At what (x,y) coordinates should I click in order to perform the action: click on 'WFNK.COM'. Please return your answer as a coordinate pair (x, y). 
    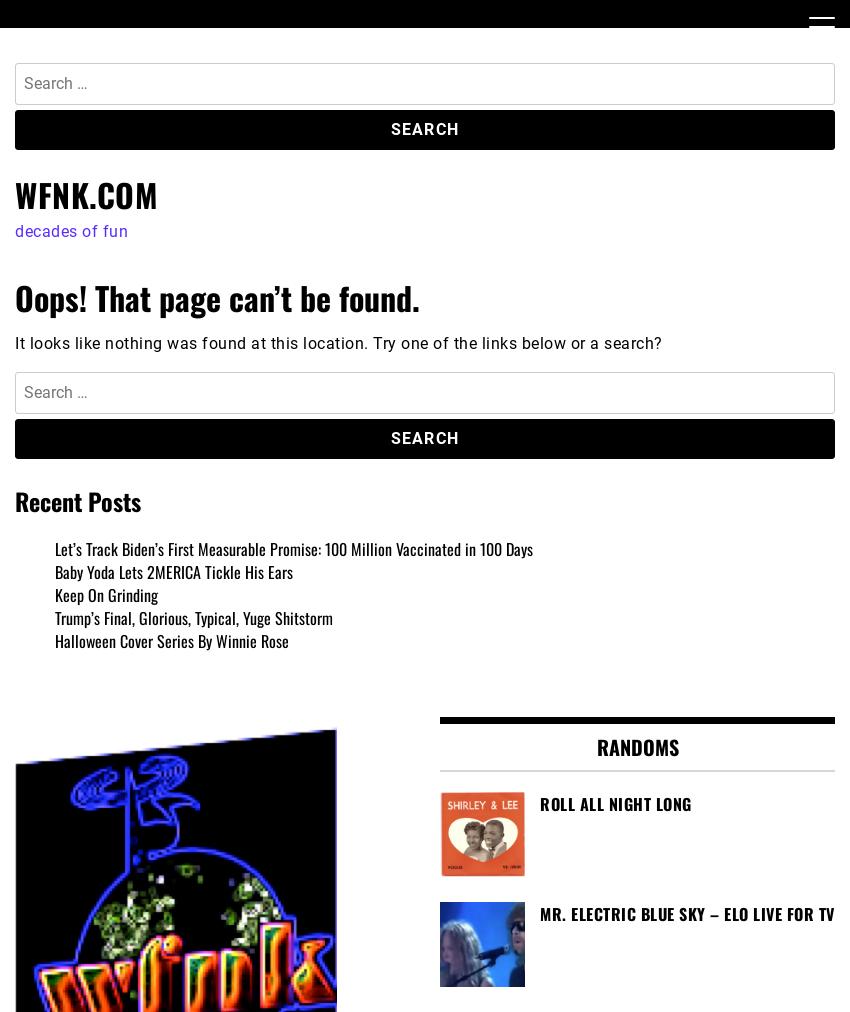
    Looking at the image, I should click on (85, 194).